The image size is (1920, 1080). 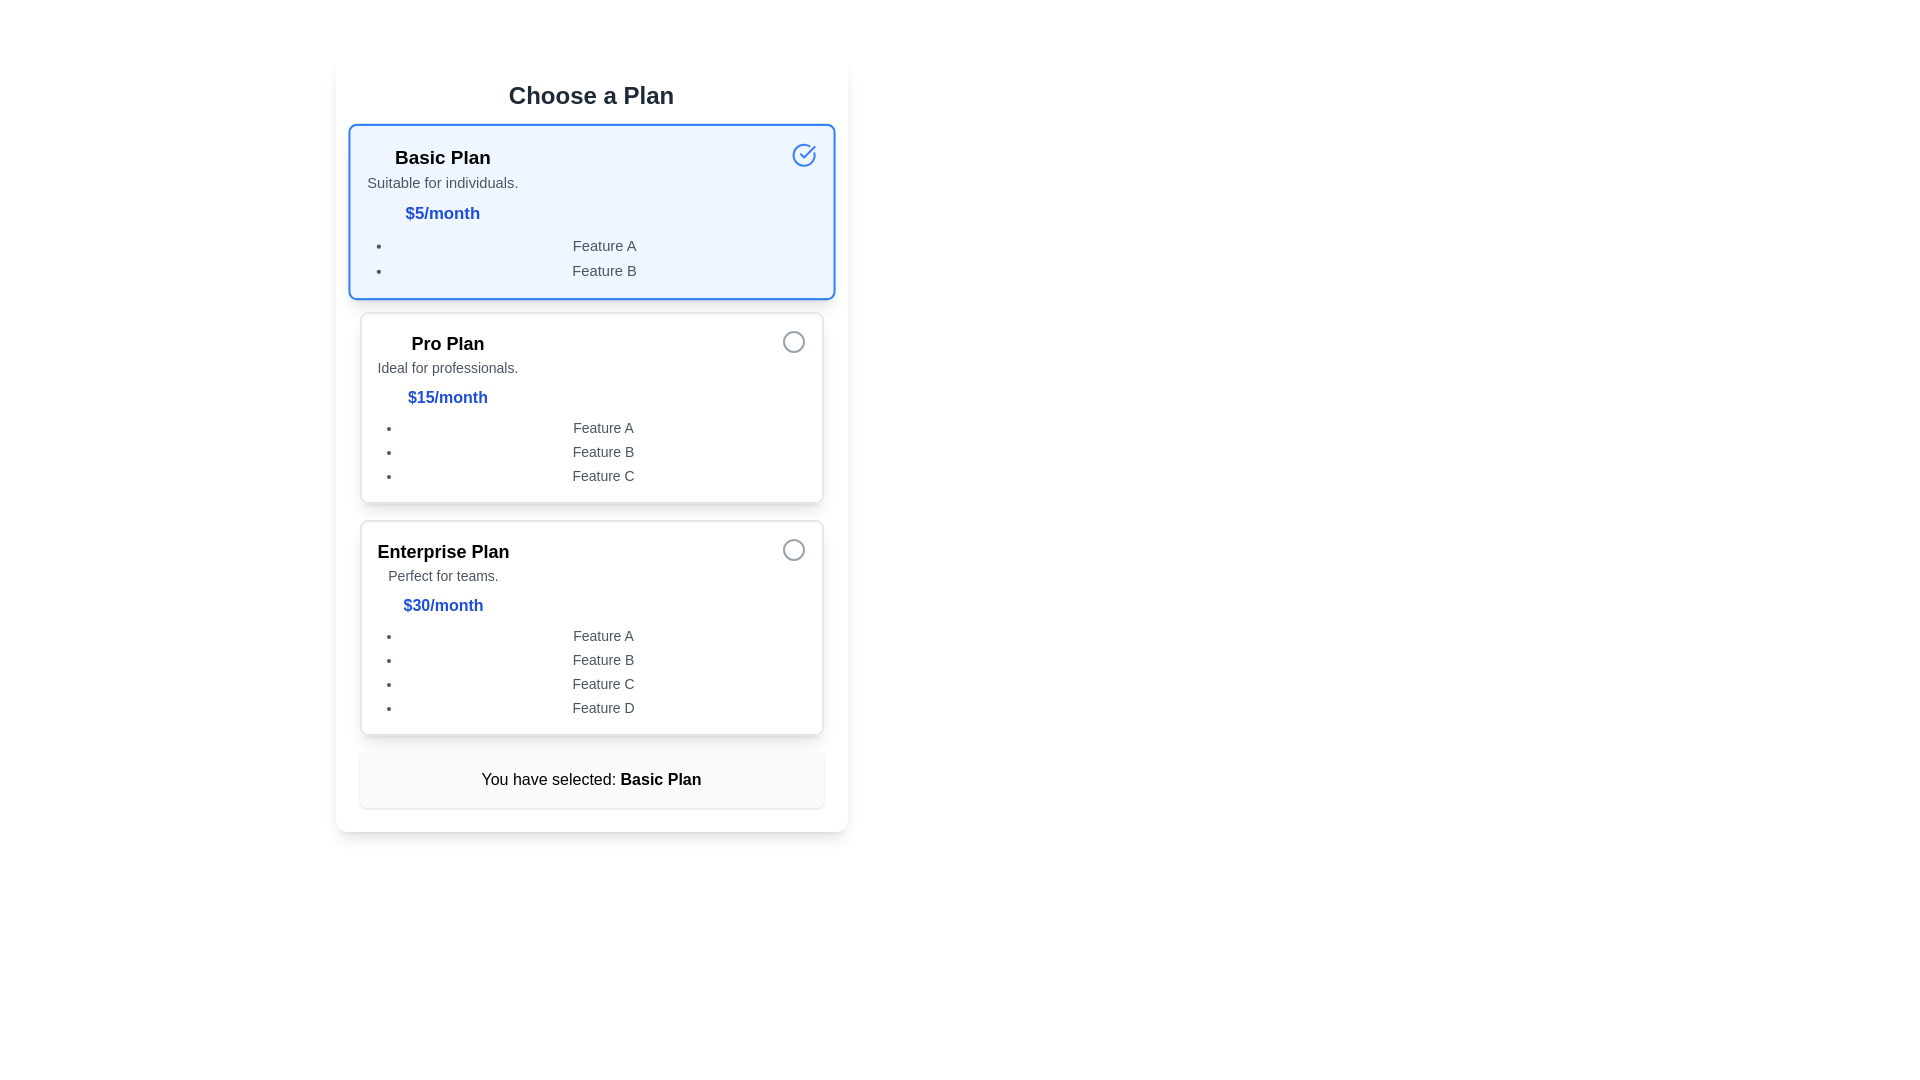 I want to click on text content of the 'Feature B' label, which is the second item in the bulleted list within the 'Enterprise Plan' section, so click(x=602, y=659).